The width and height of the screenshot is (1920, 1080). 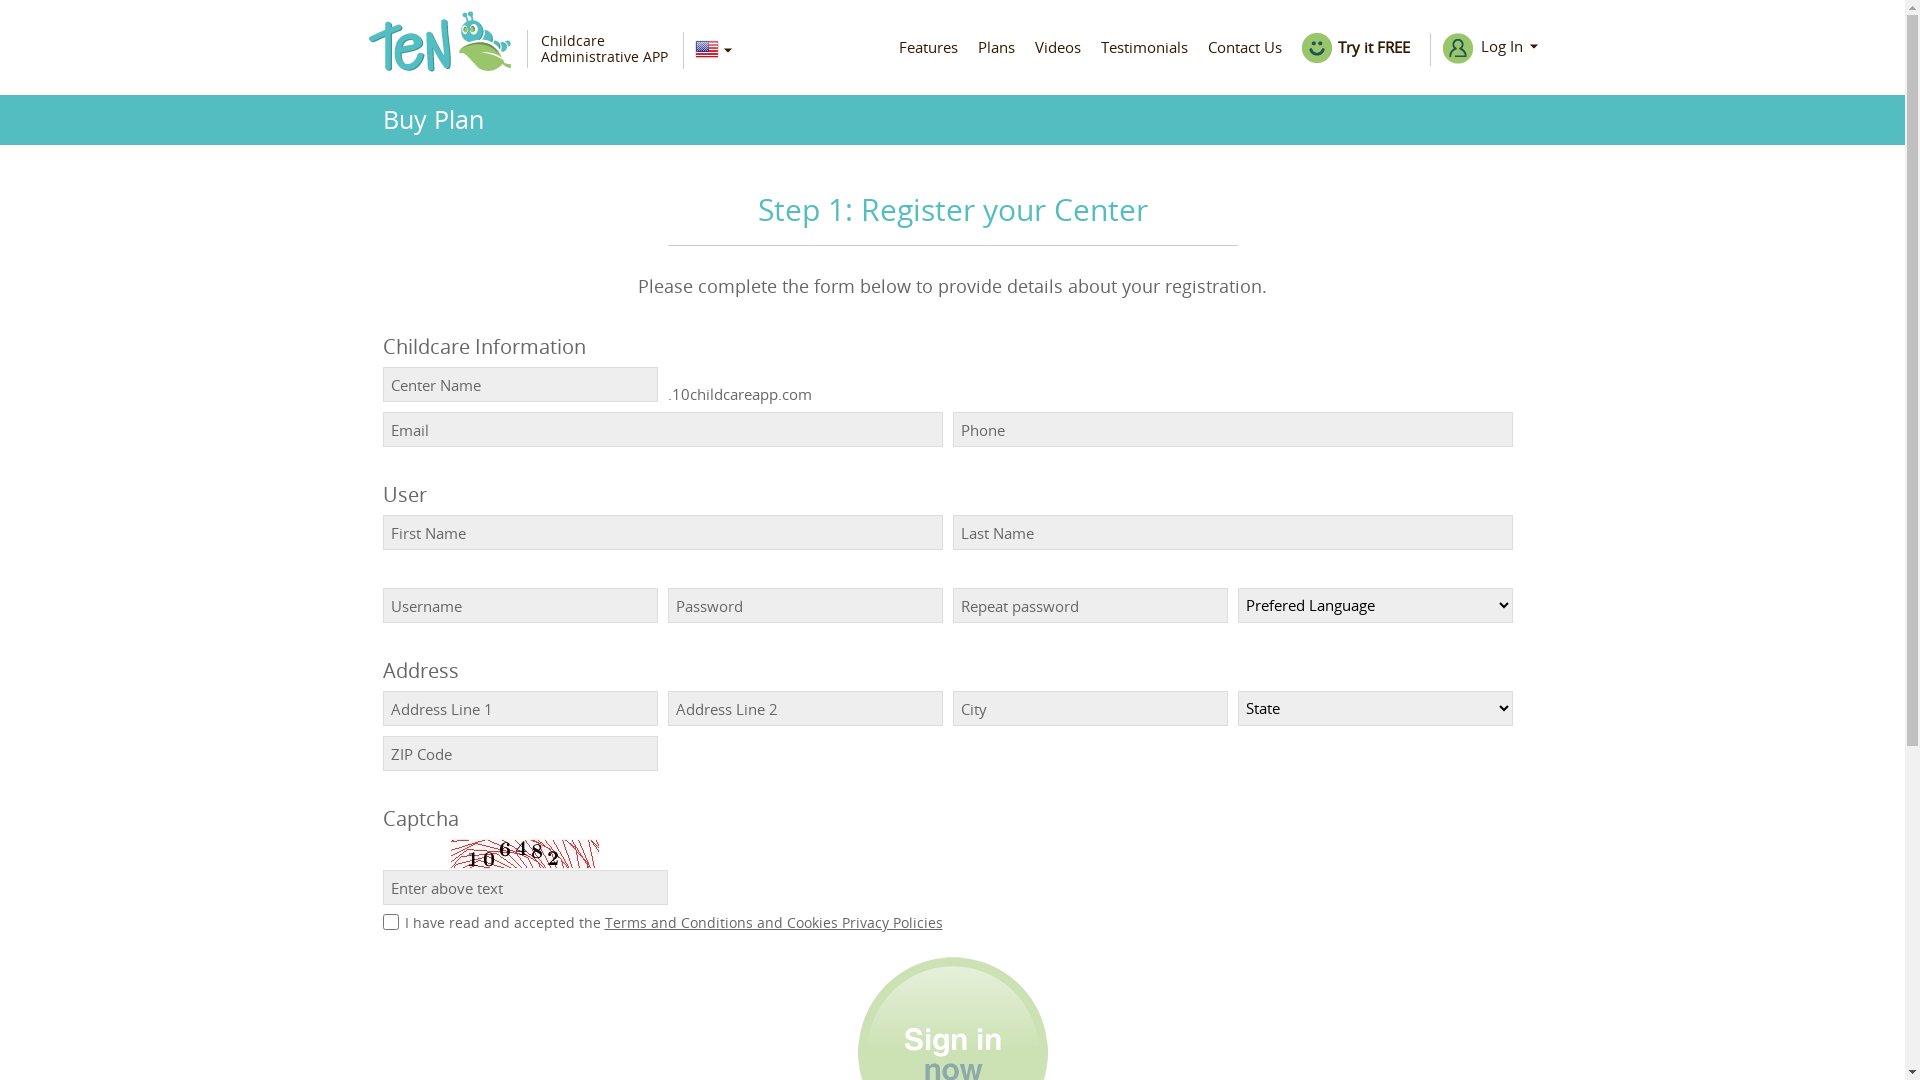 I want to click on 'Try it FREE', so click(x=1356, y=46).